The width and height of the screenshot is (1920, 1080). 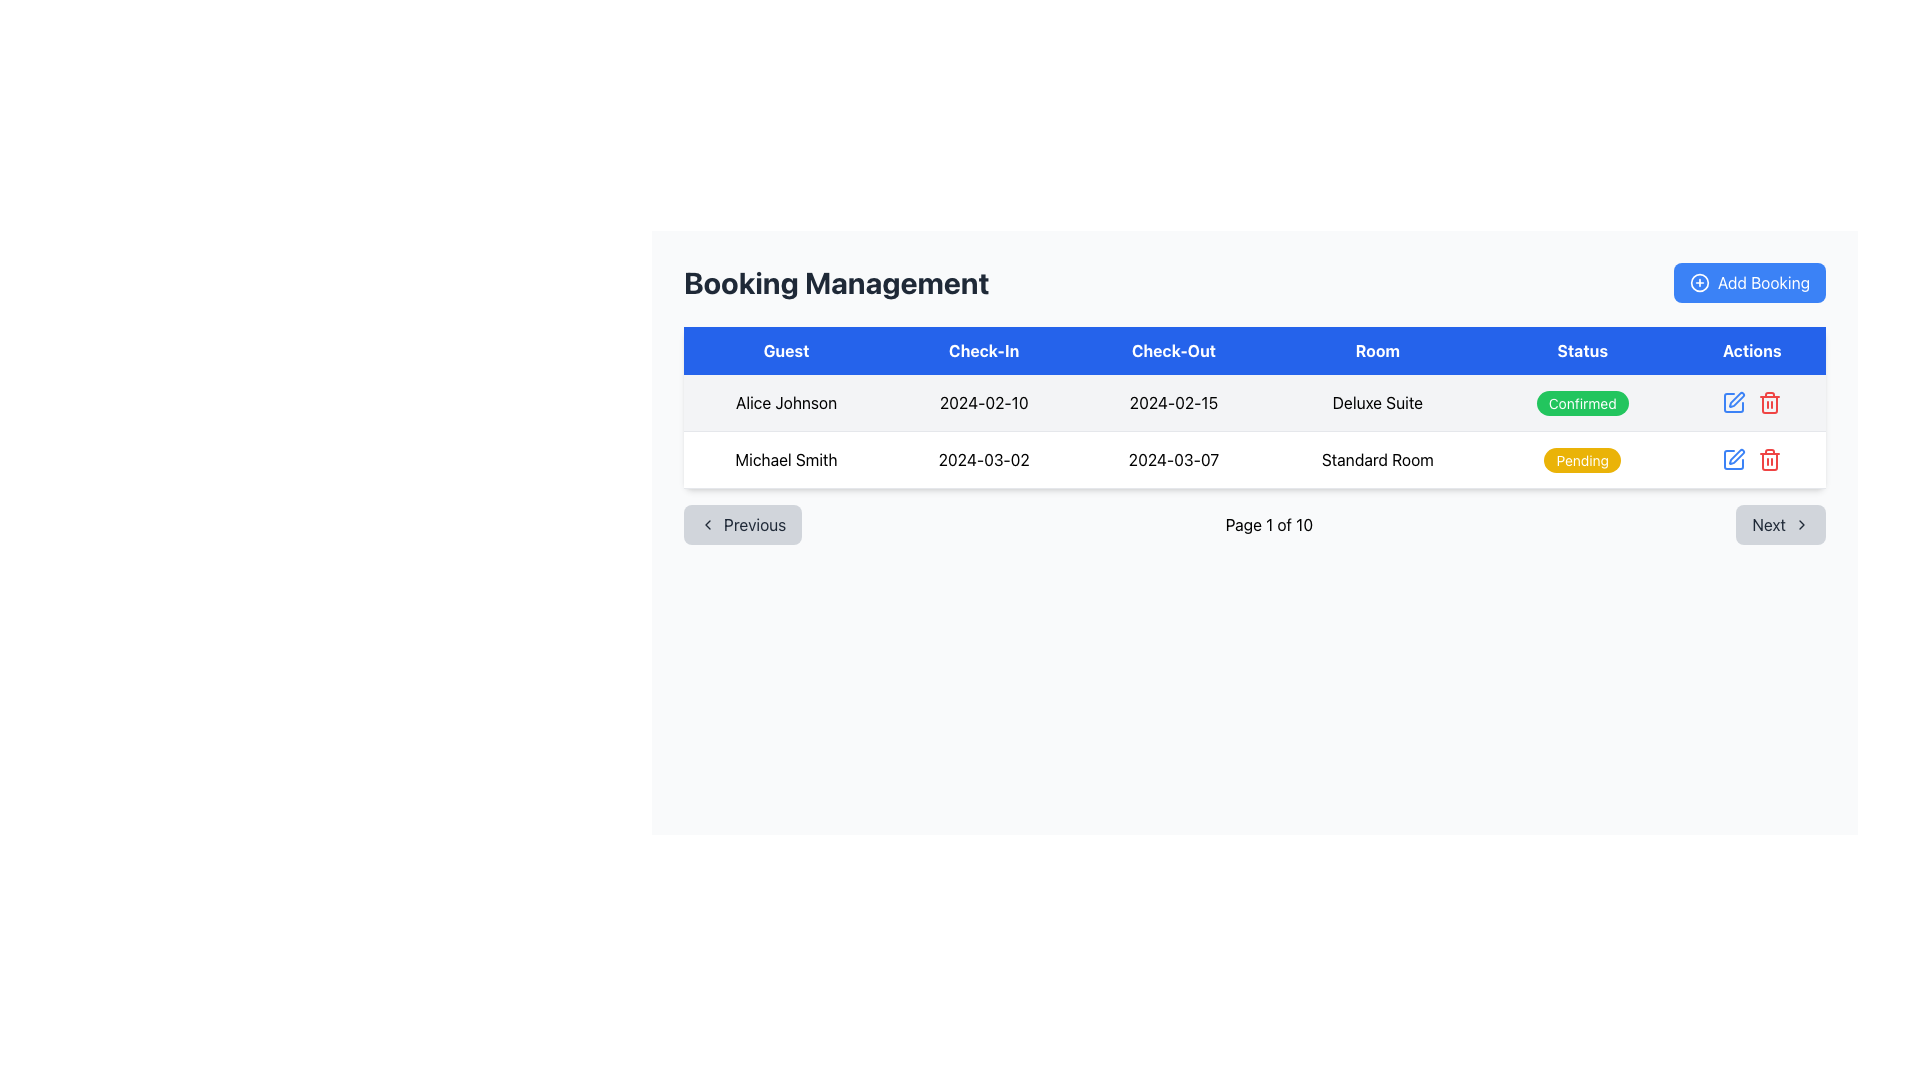 What do you see at coordinates (984, 459) in the screenshot?
I see `the Text Label displaying the check-in date for a guest's booking in the second row of the table under the 'Check-In' column` at bounding box center [984, 459].